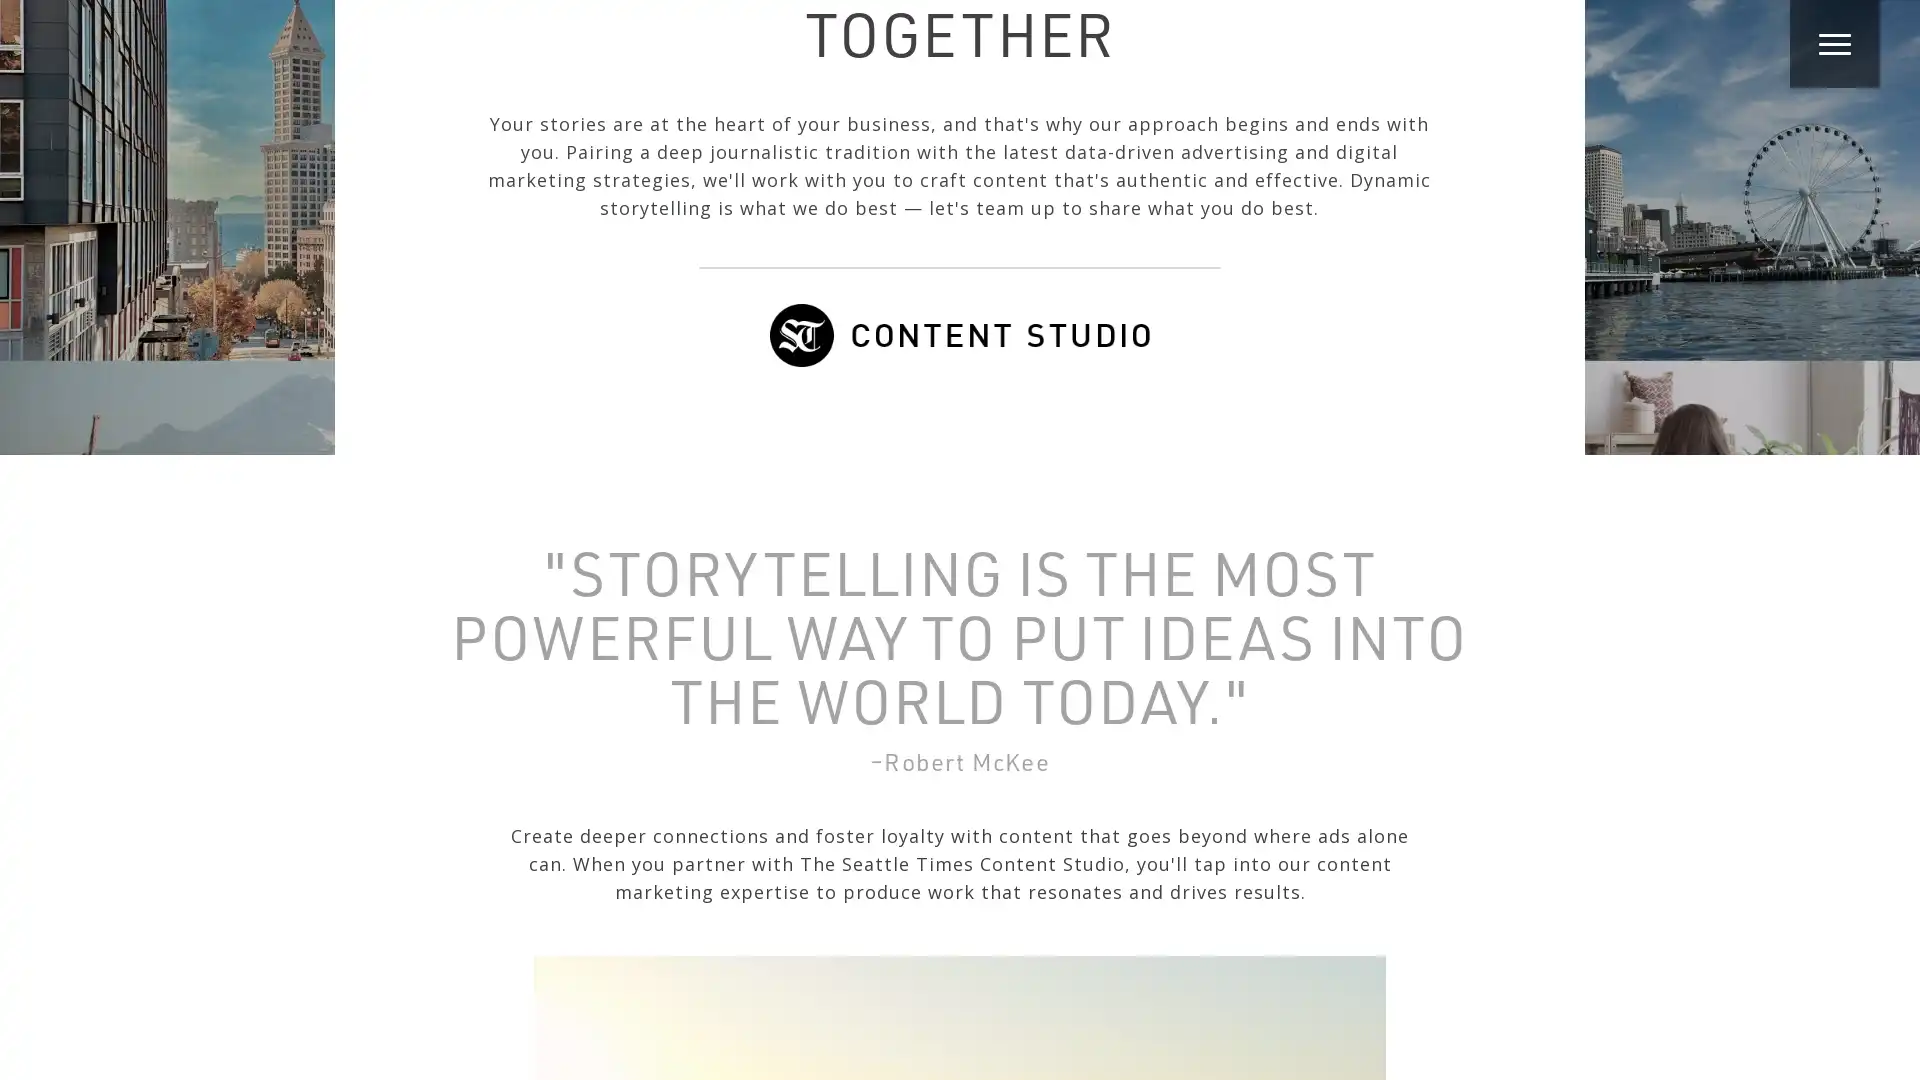  I want to click on Toggle navigation, so click(1834, 39).